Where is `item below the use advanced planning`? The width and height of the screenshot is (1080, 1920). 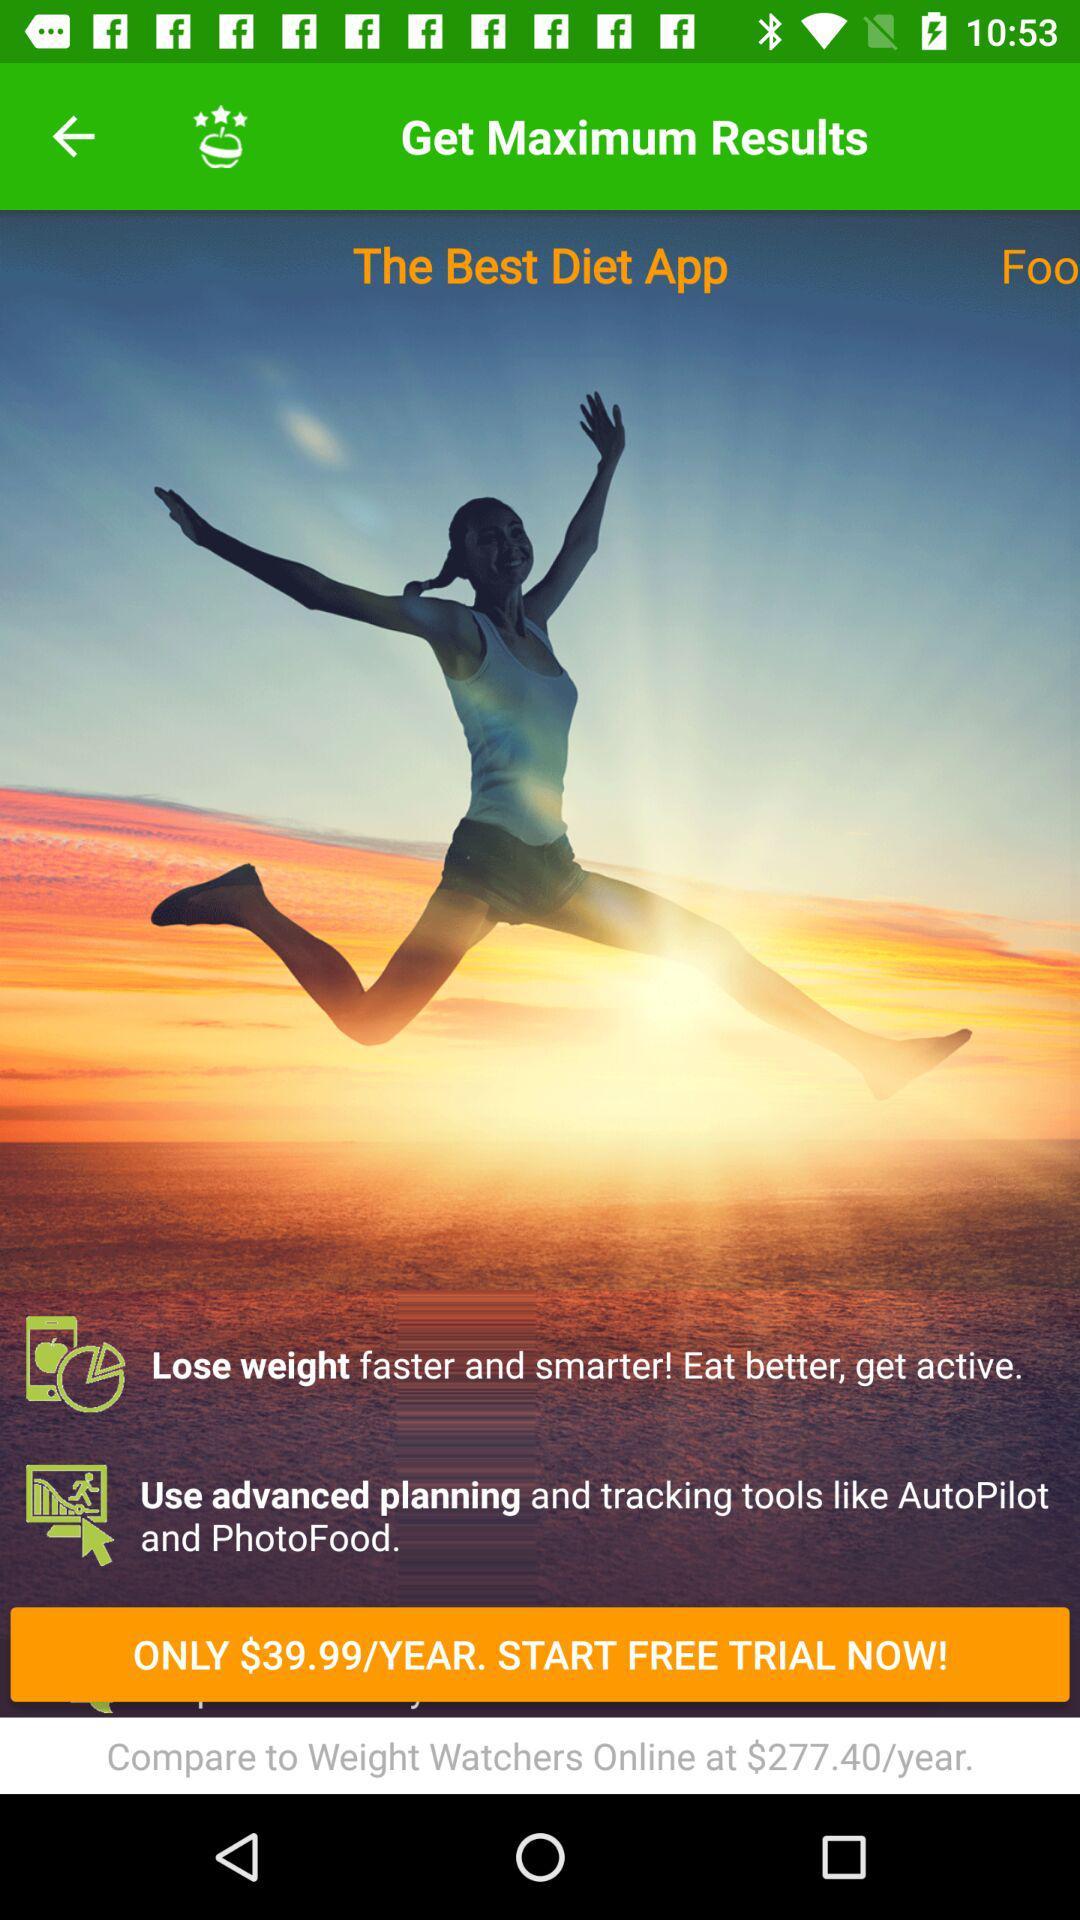 item below the use advanced planning is located at coordinates (540, 1665).